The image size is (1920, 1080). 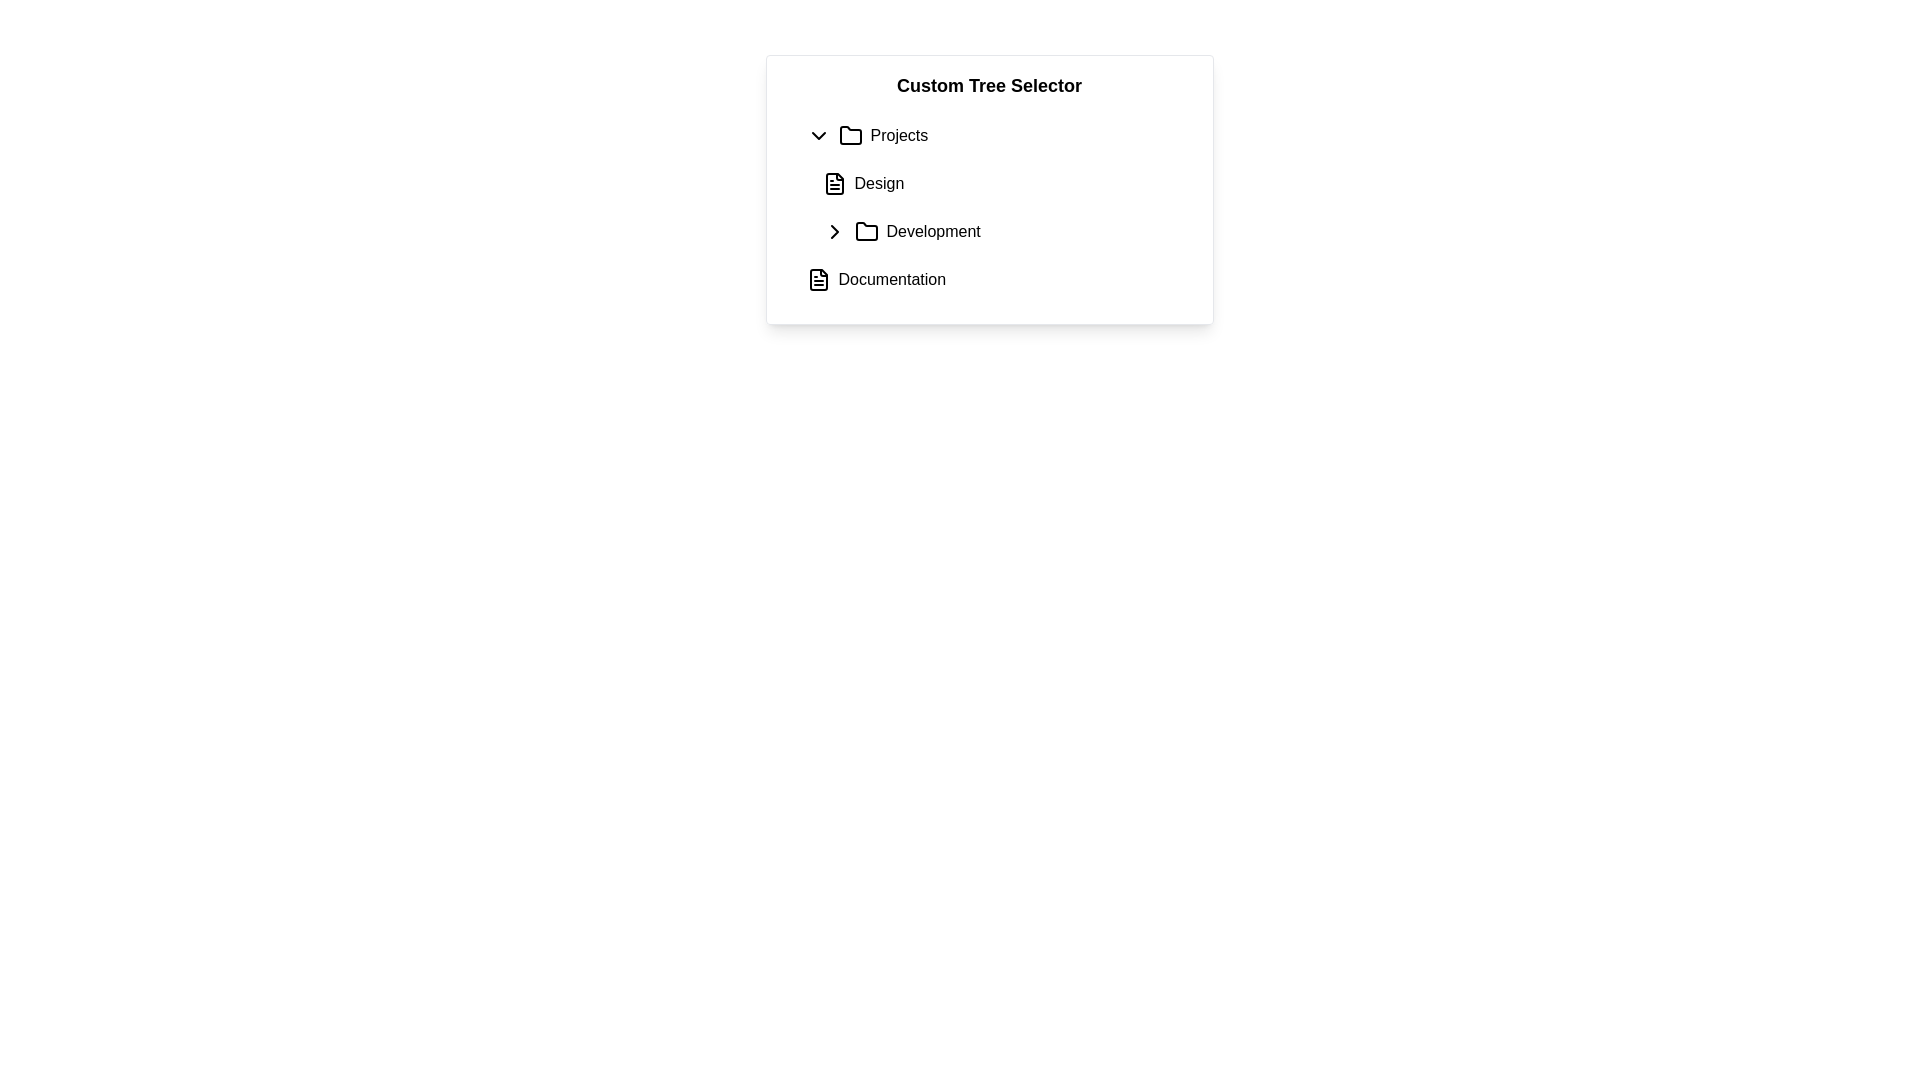 What do you see at coordinates (834, 184) in the screenshot?
I see `the document or file icon representing the 'Design' category, which is positioned to the left of the 'Design' text label` at bounding box center [834, 184].